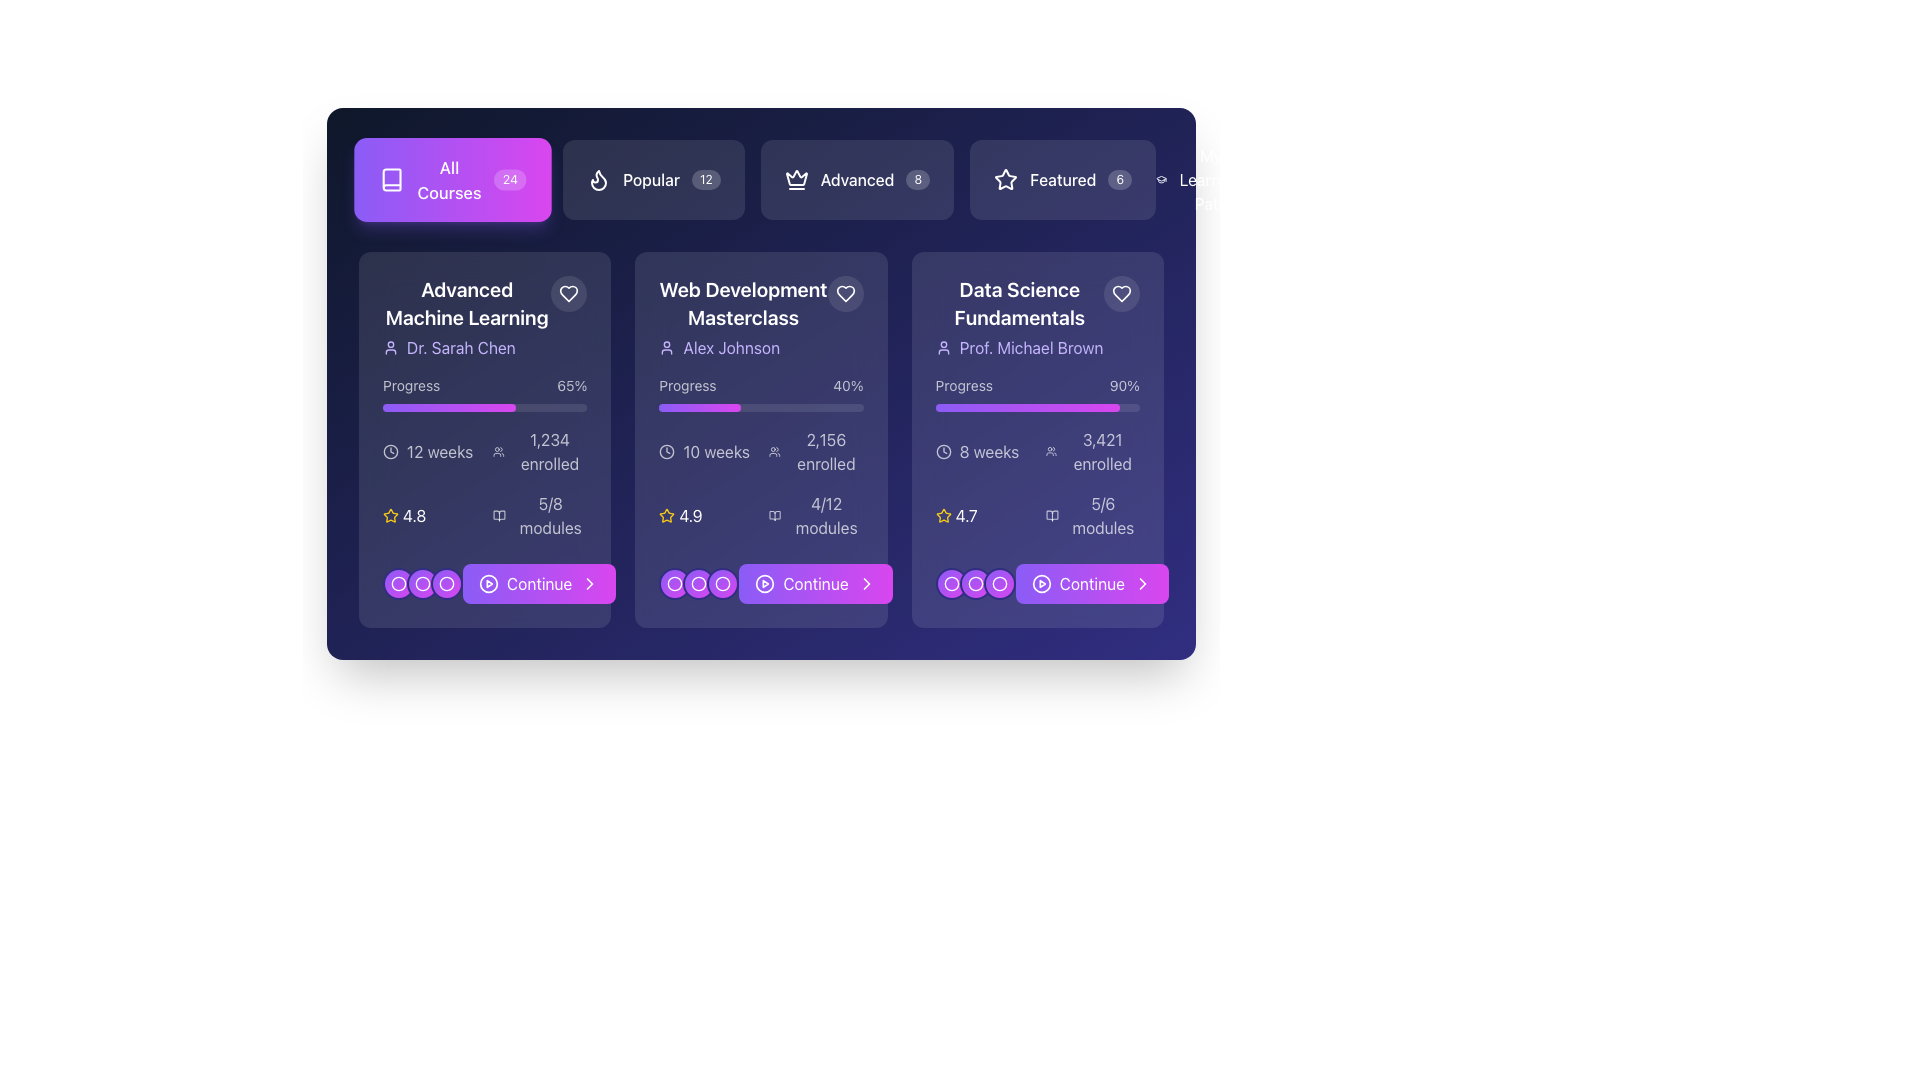 Image resolution: width=1920 pixels, height=1080 pixels. What do you see at coordinates (418, 407) in the screenshot?
I see `progress completion` at bounding box center [418, 407].